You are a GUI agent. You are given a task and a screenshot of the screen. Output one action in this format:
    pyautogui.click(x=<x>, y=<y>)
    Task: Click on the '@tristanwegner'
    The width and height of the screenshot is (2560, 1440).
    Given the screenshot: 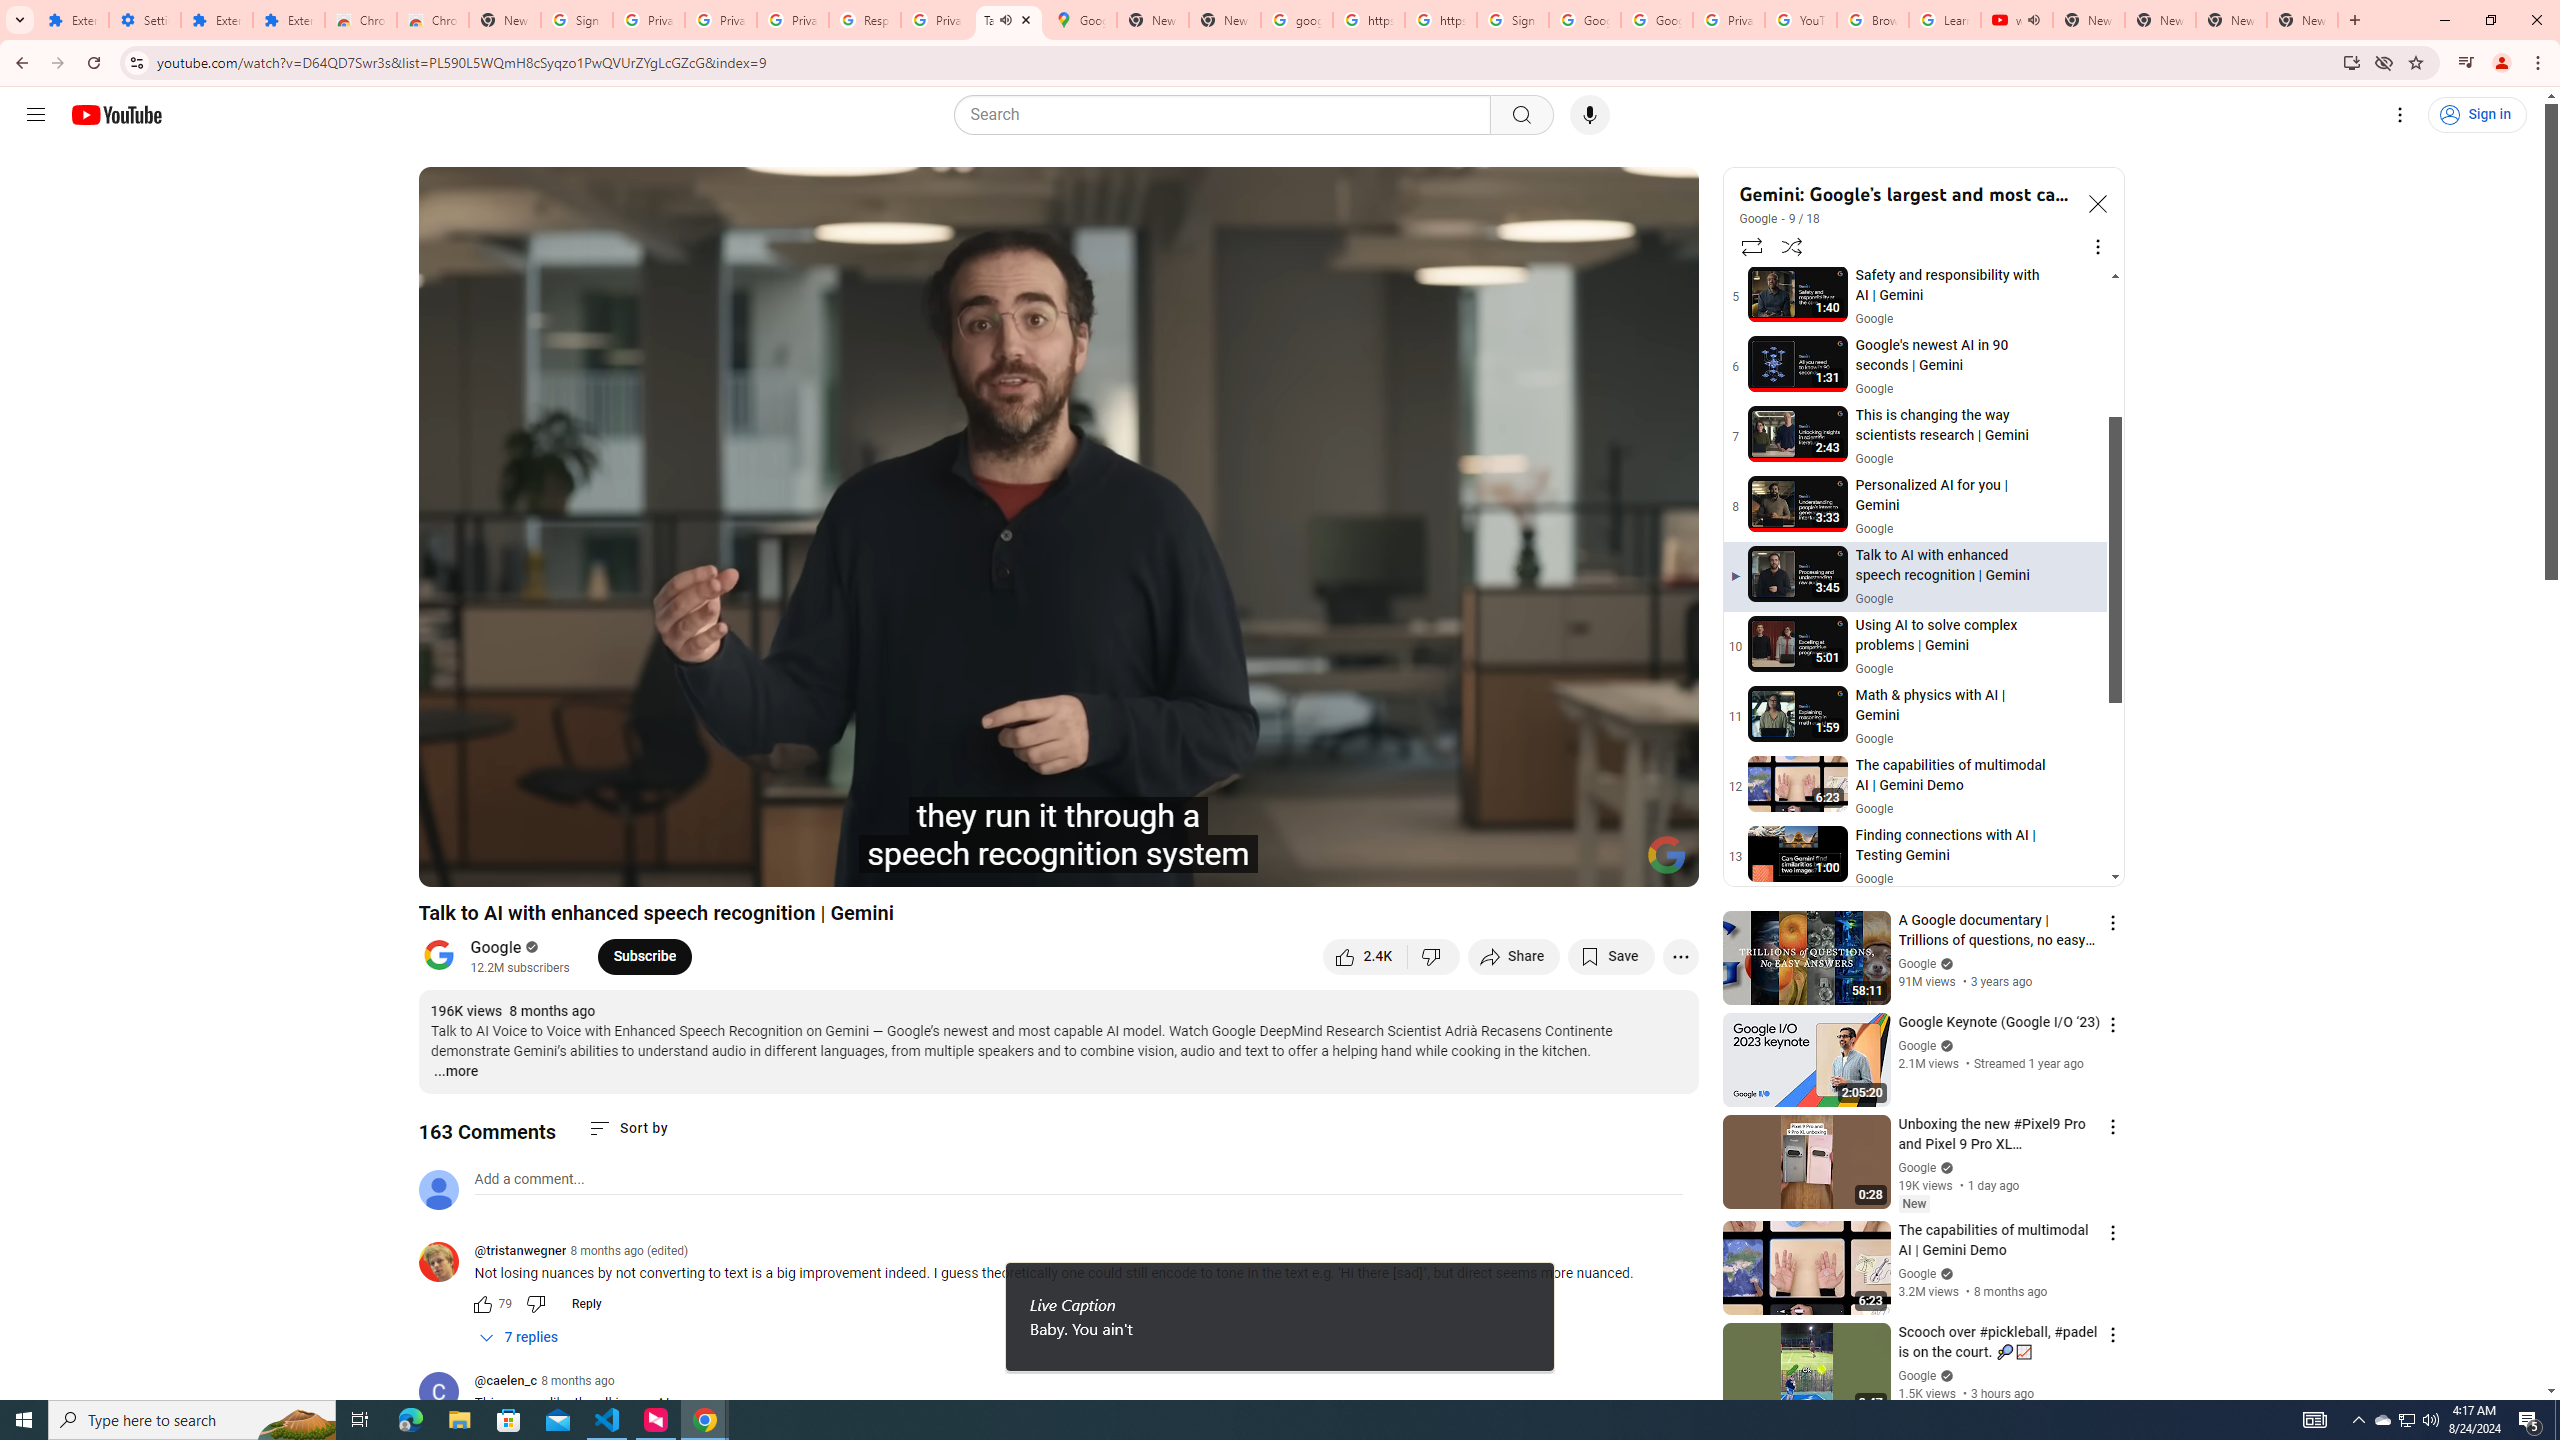 What is the action you would take?
    pyautogui.click(x=445, y=1261)
    